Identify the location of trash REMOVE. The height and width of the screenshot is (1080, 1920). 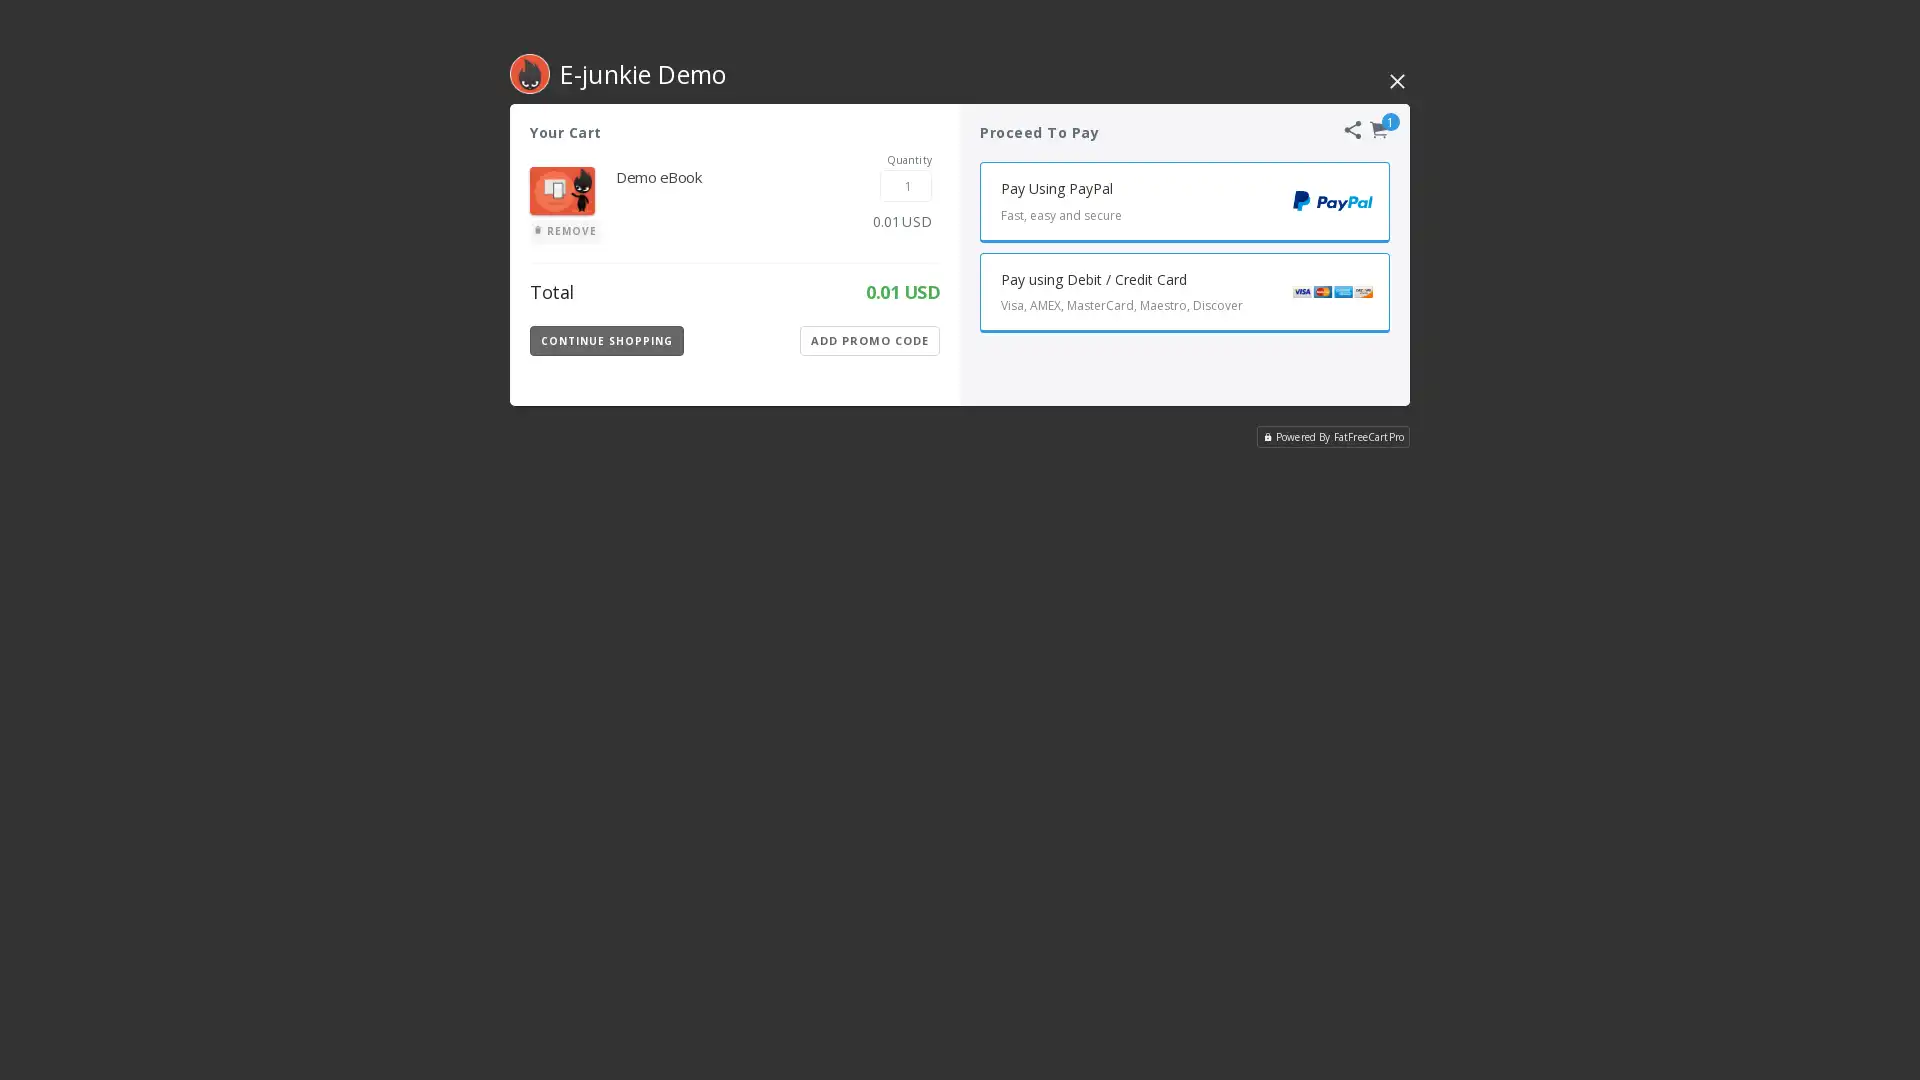
(564, 230).